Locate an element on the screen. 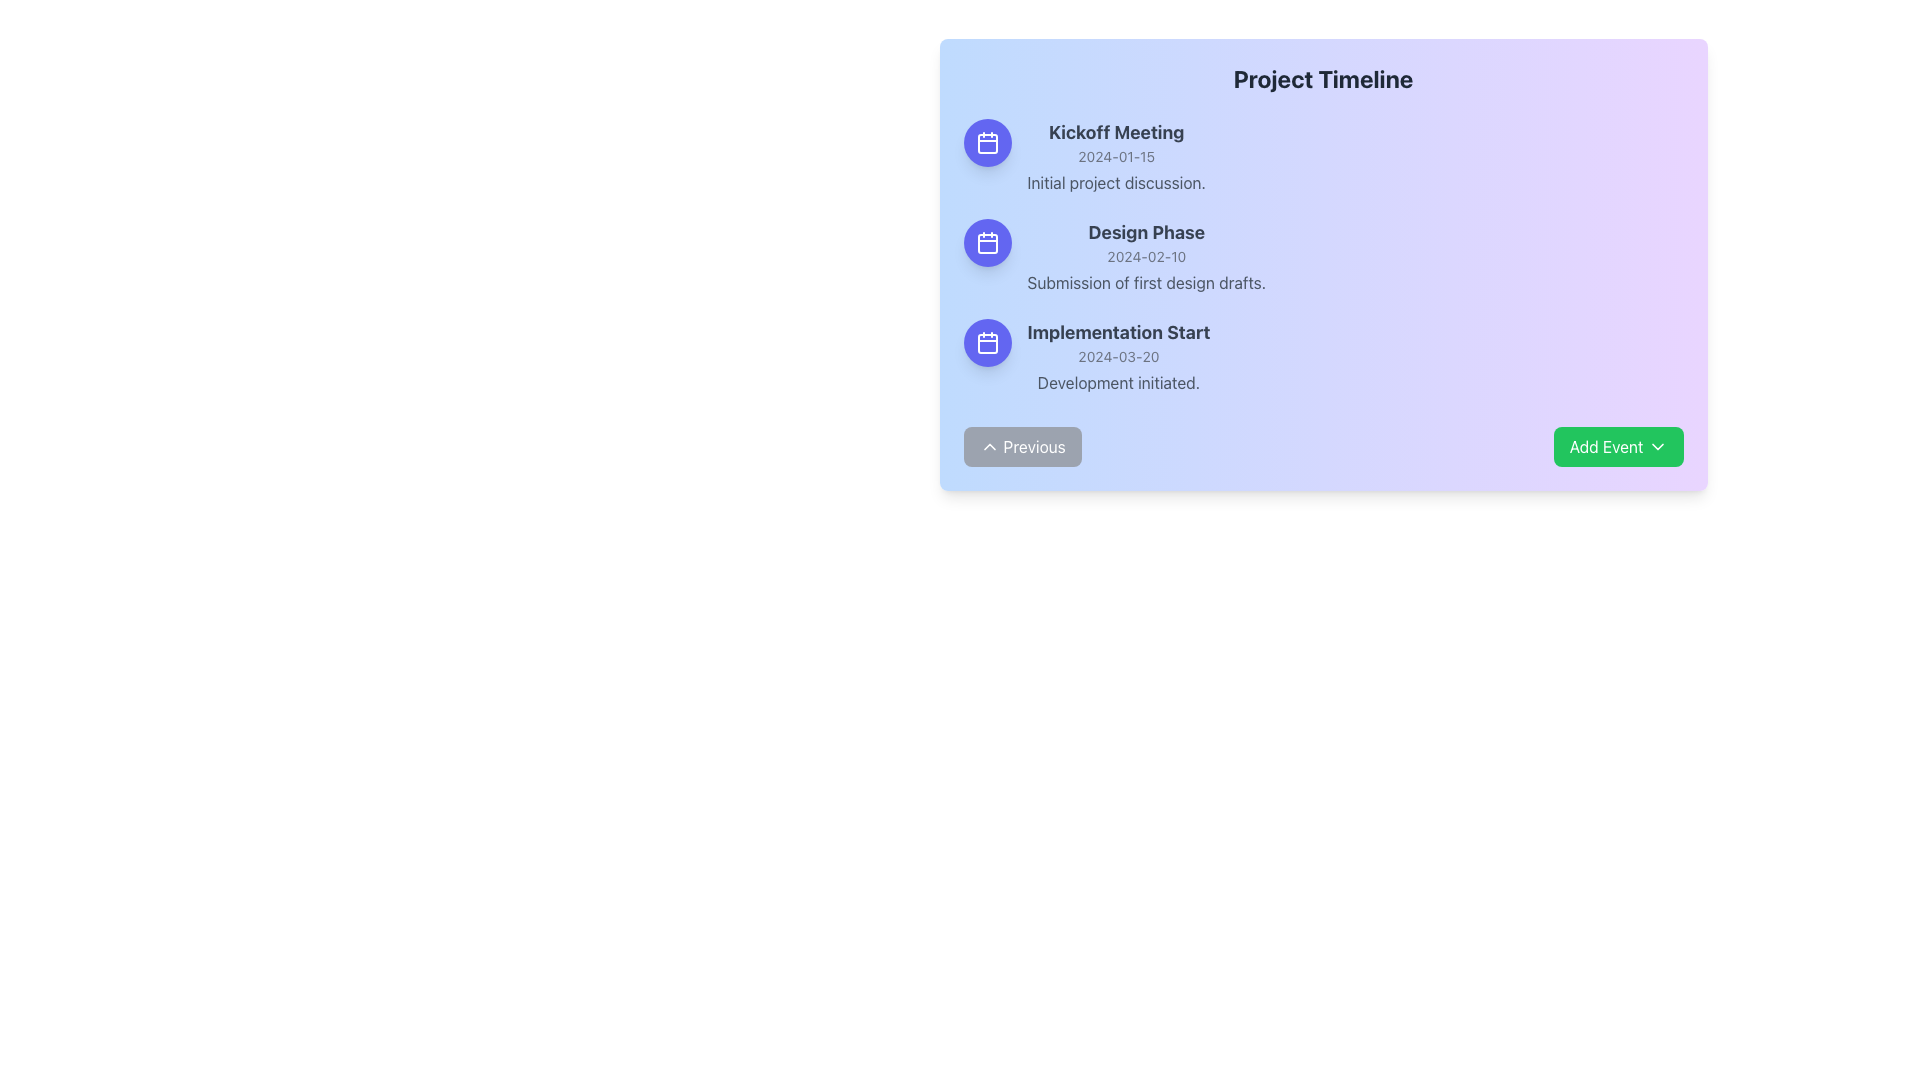  the SVG shape representing the main body of the calendar icon in the 'Design Phase' section is located at coordinates (987, 242).